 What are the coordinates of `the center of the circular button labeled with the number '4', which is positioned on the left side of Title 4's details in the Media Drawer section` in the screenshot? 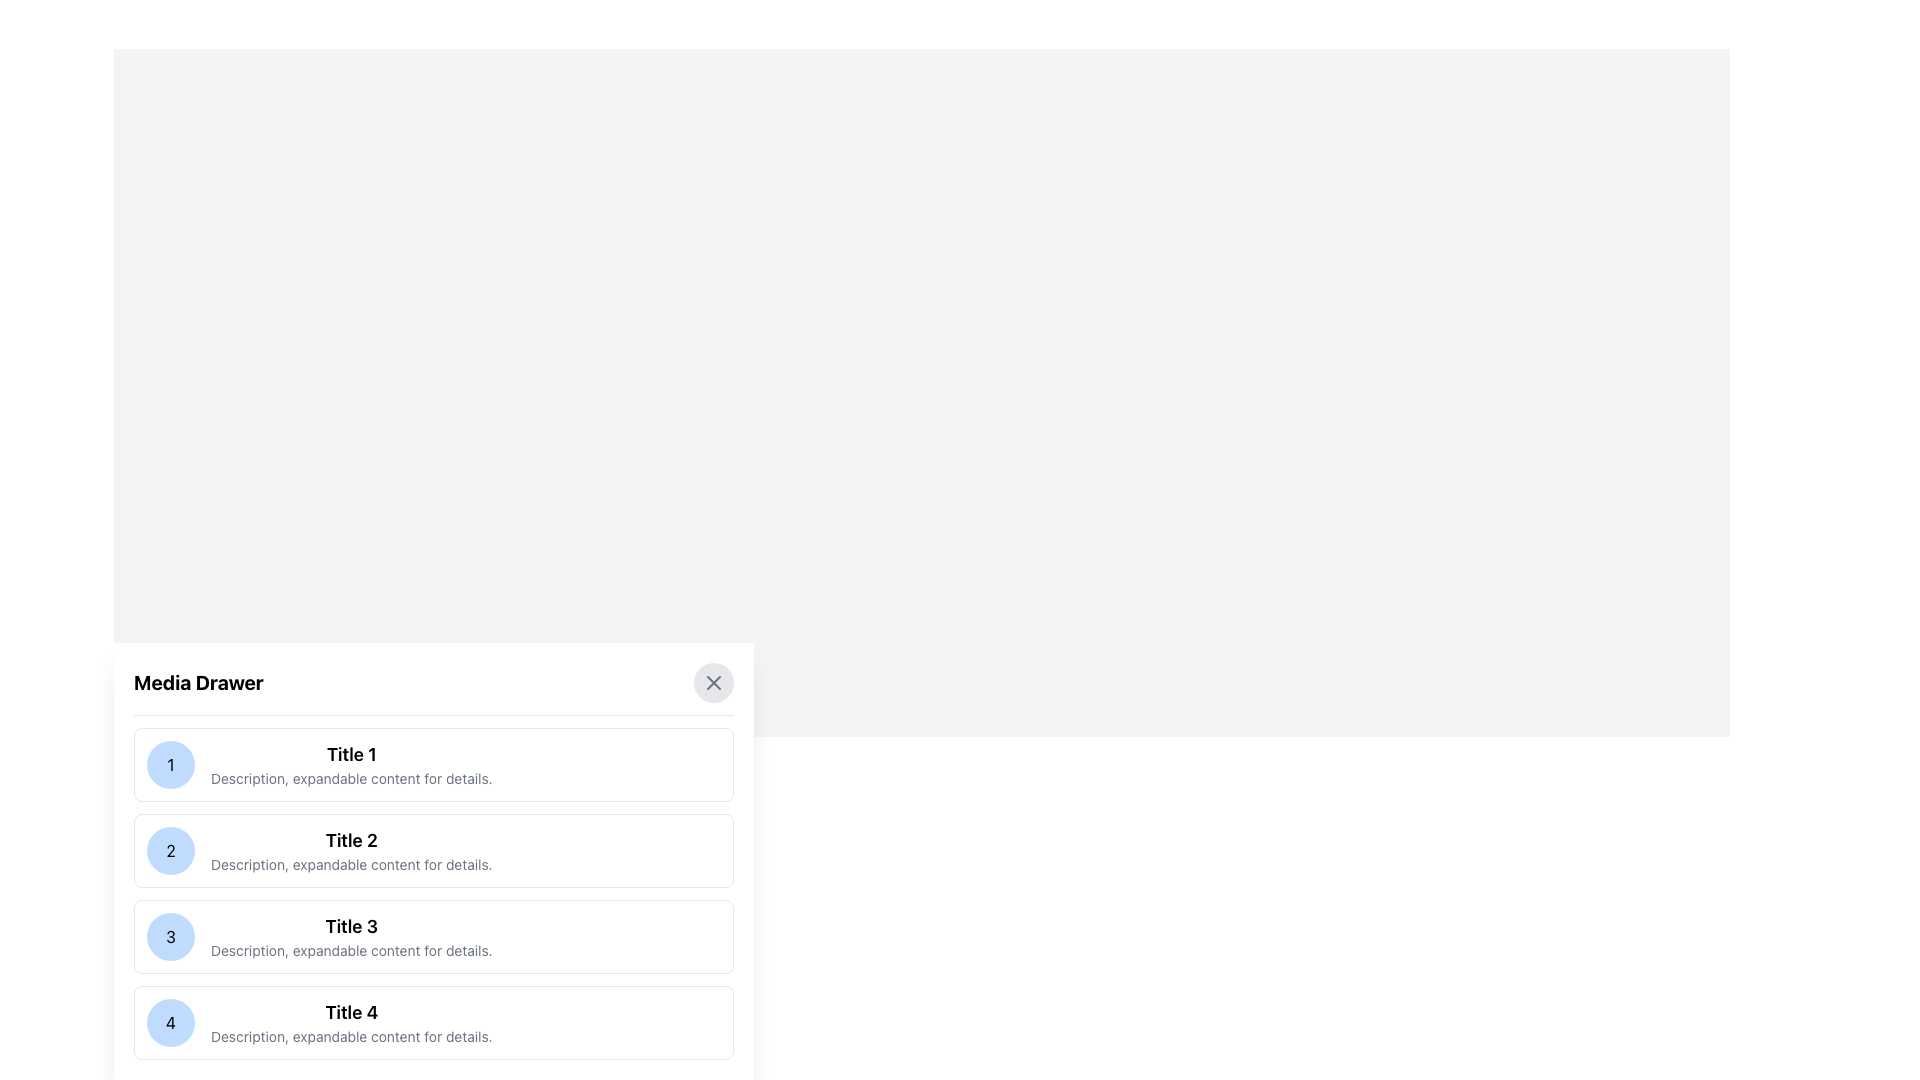 It's located at (171, 1022).